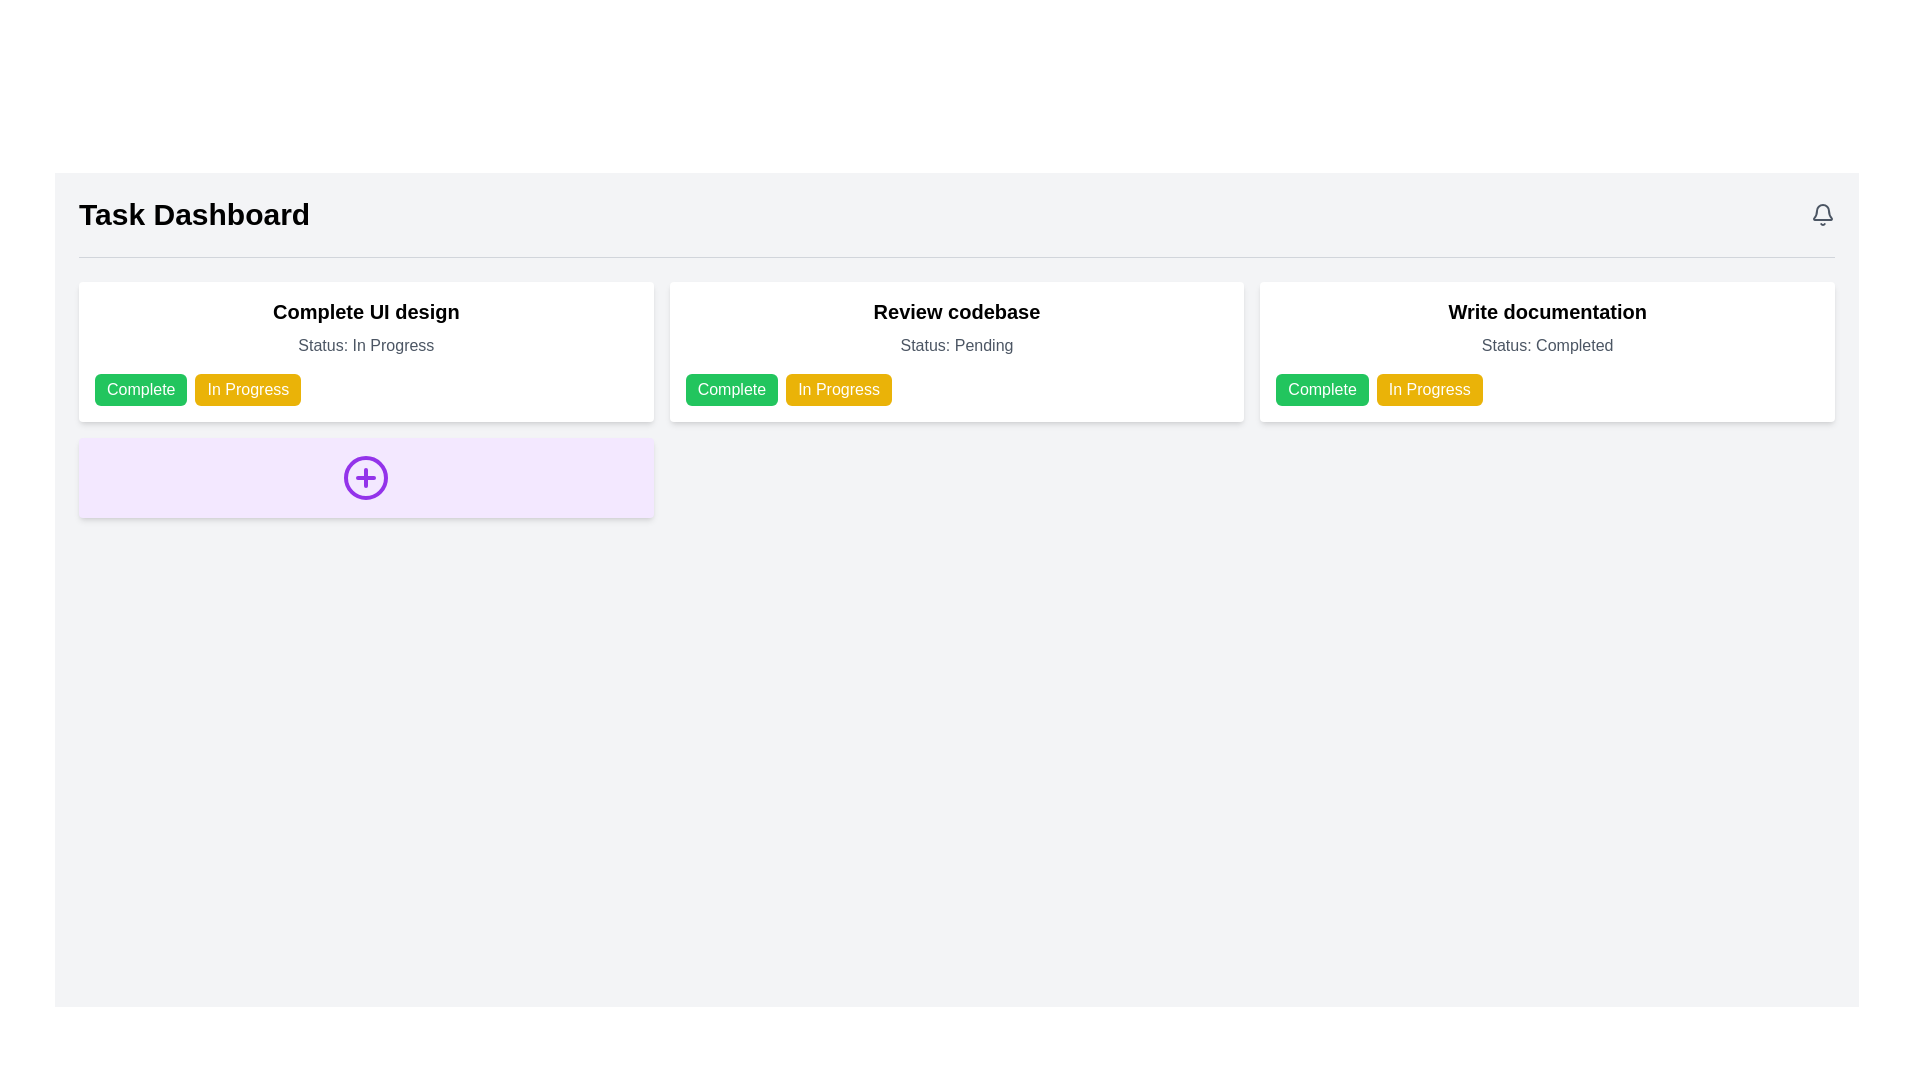 This screenshot has height=1080, width=1920. What do you see at coordinates (1823, 215) in the screenshot?
I see `the notification or alert icon located at the top-right corner of the header, next to 'Task Dashboard'` at bounding box center [1823, 215].